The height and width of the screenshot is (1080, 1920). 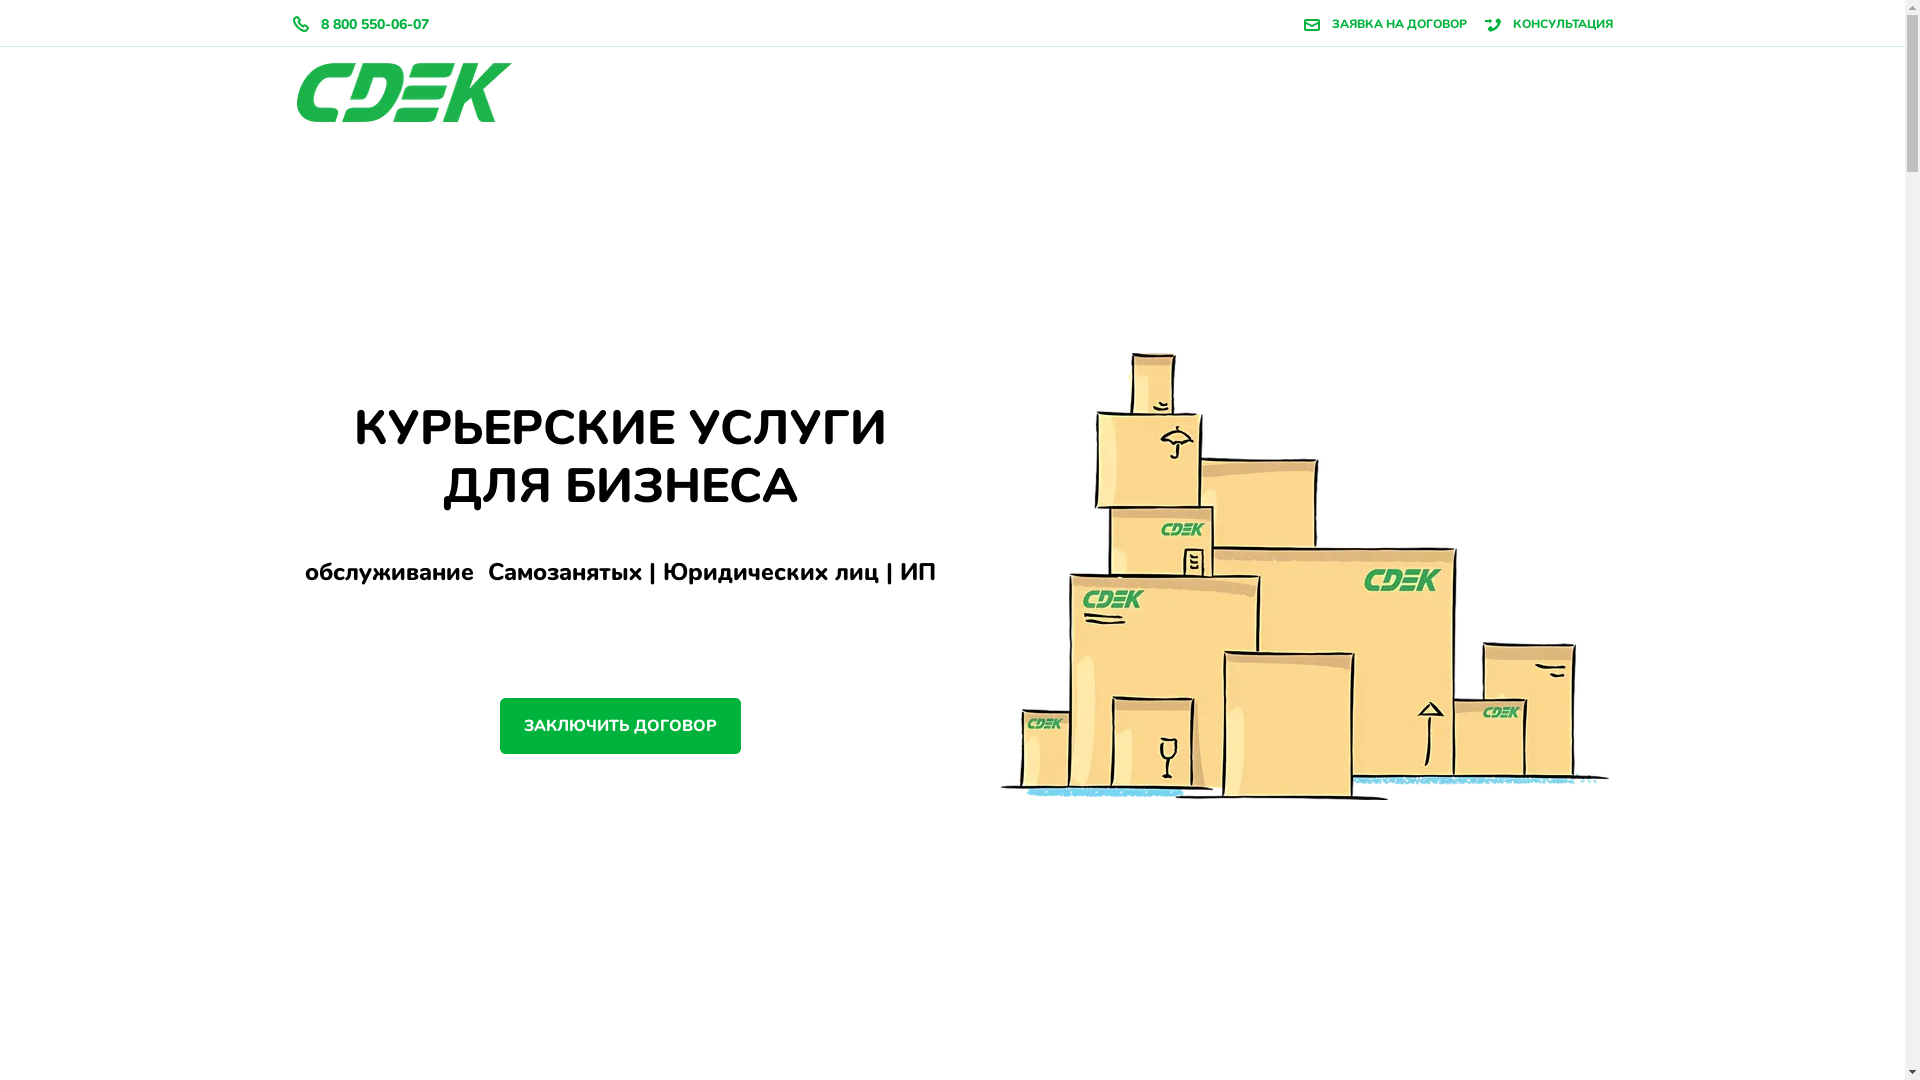 I want to click on '8 800 550-06-07', so click(x=306, y=24).